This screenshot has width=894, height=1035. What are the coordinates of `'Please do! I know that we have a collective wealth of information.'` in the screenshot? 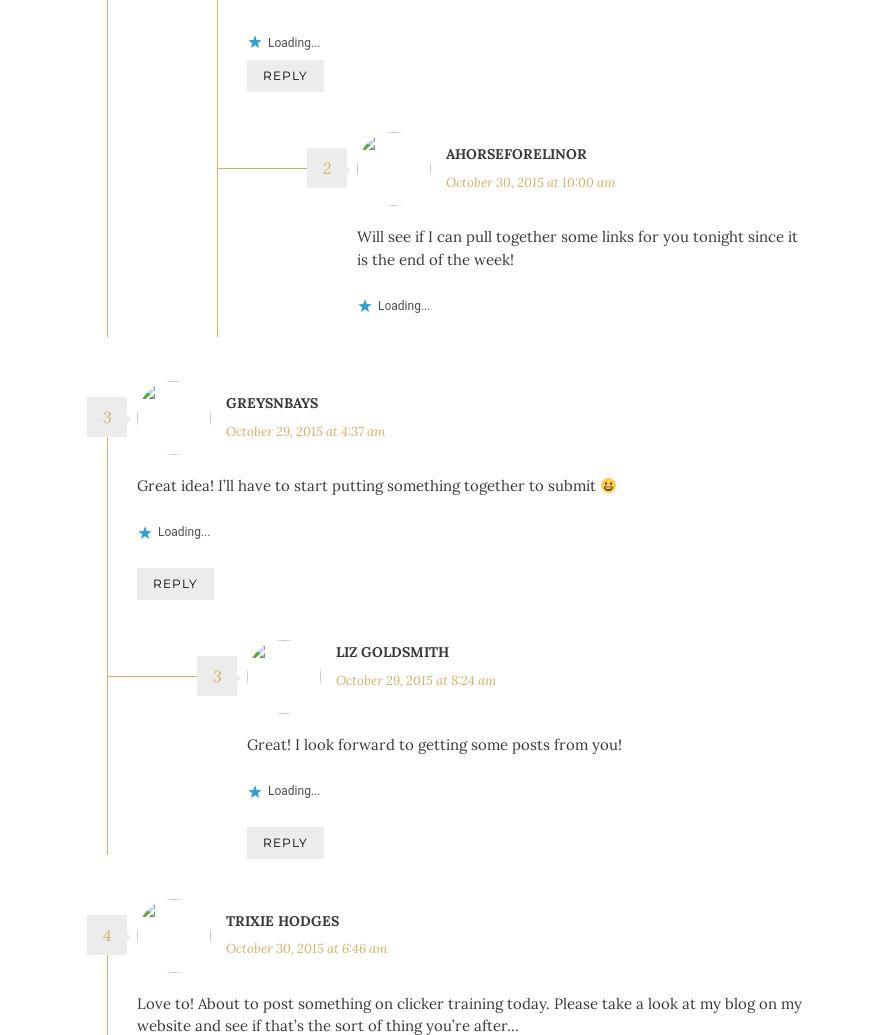 It's located at (475, 38).